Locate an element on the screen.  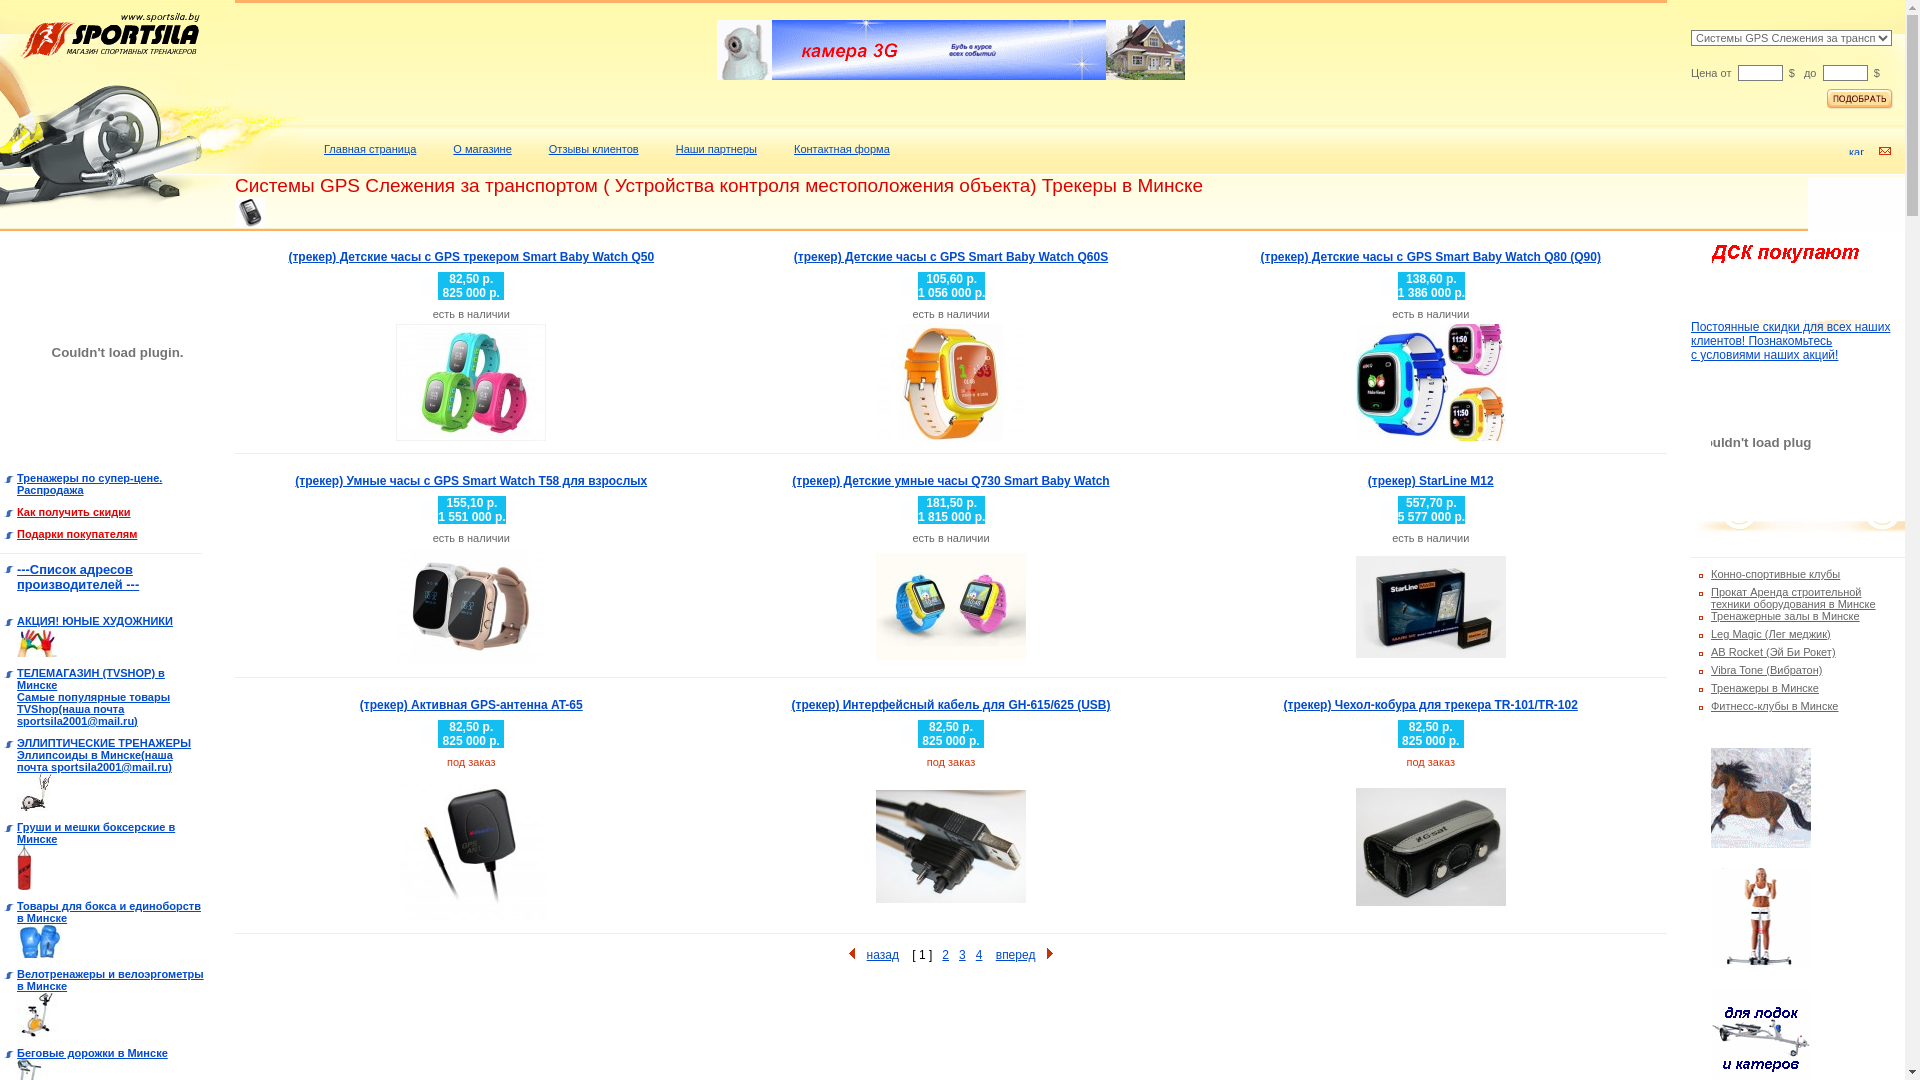
'3' is located at coordinates (962, 954).